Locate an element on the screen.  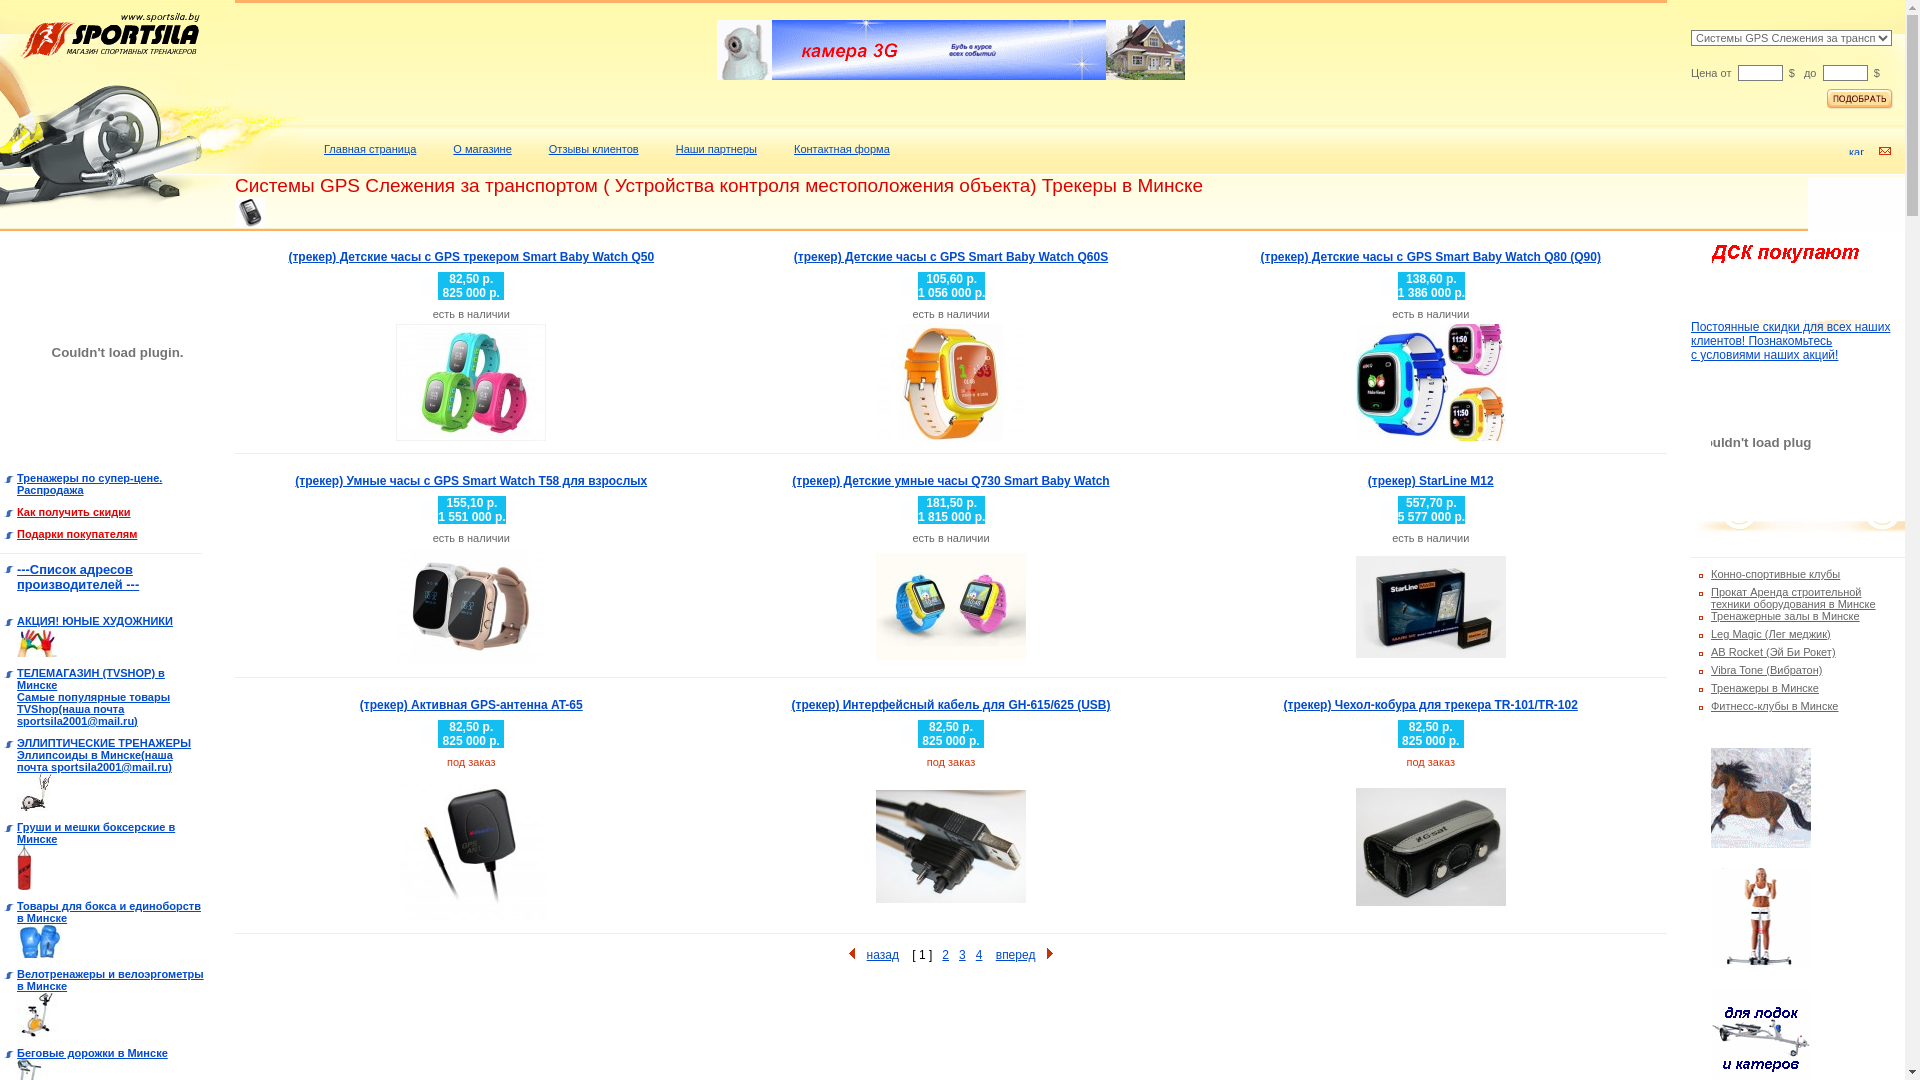
'3' is located at coordinates (962, 954).